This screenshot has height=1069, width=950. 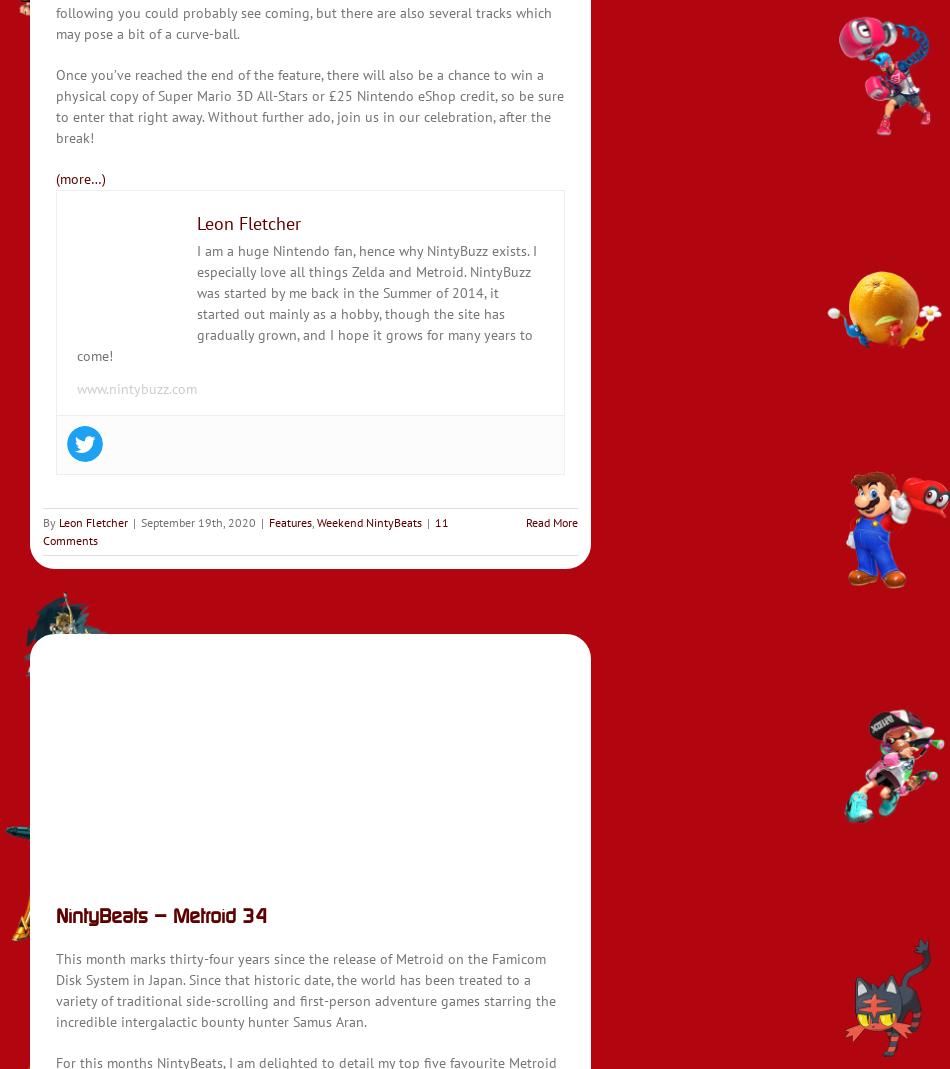 I want to click on 'www.nintybuzz.com', so click(x=136, y=389).